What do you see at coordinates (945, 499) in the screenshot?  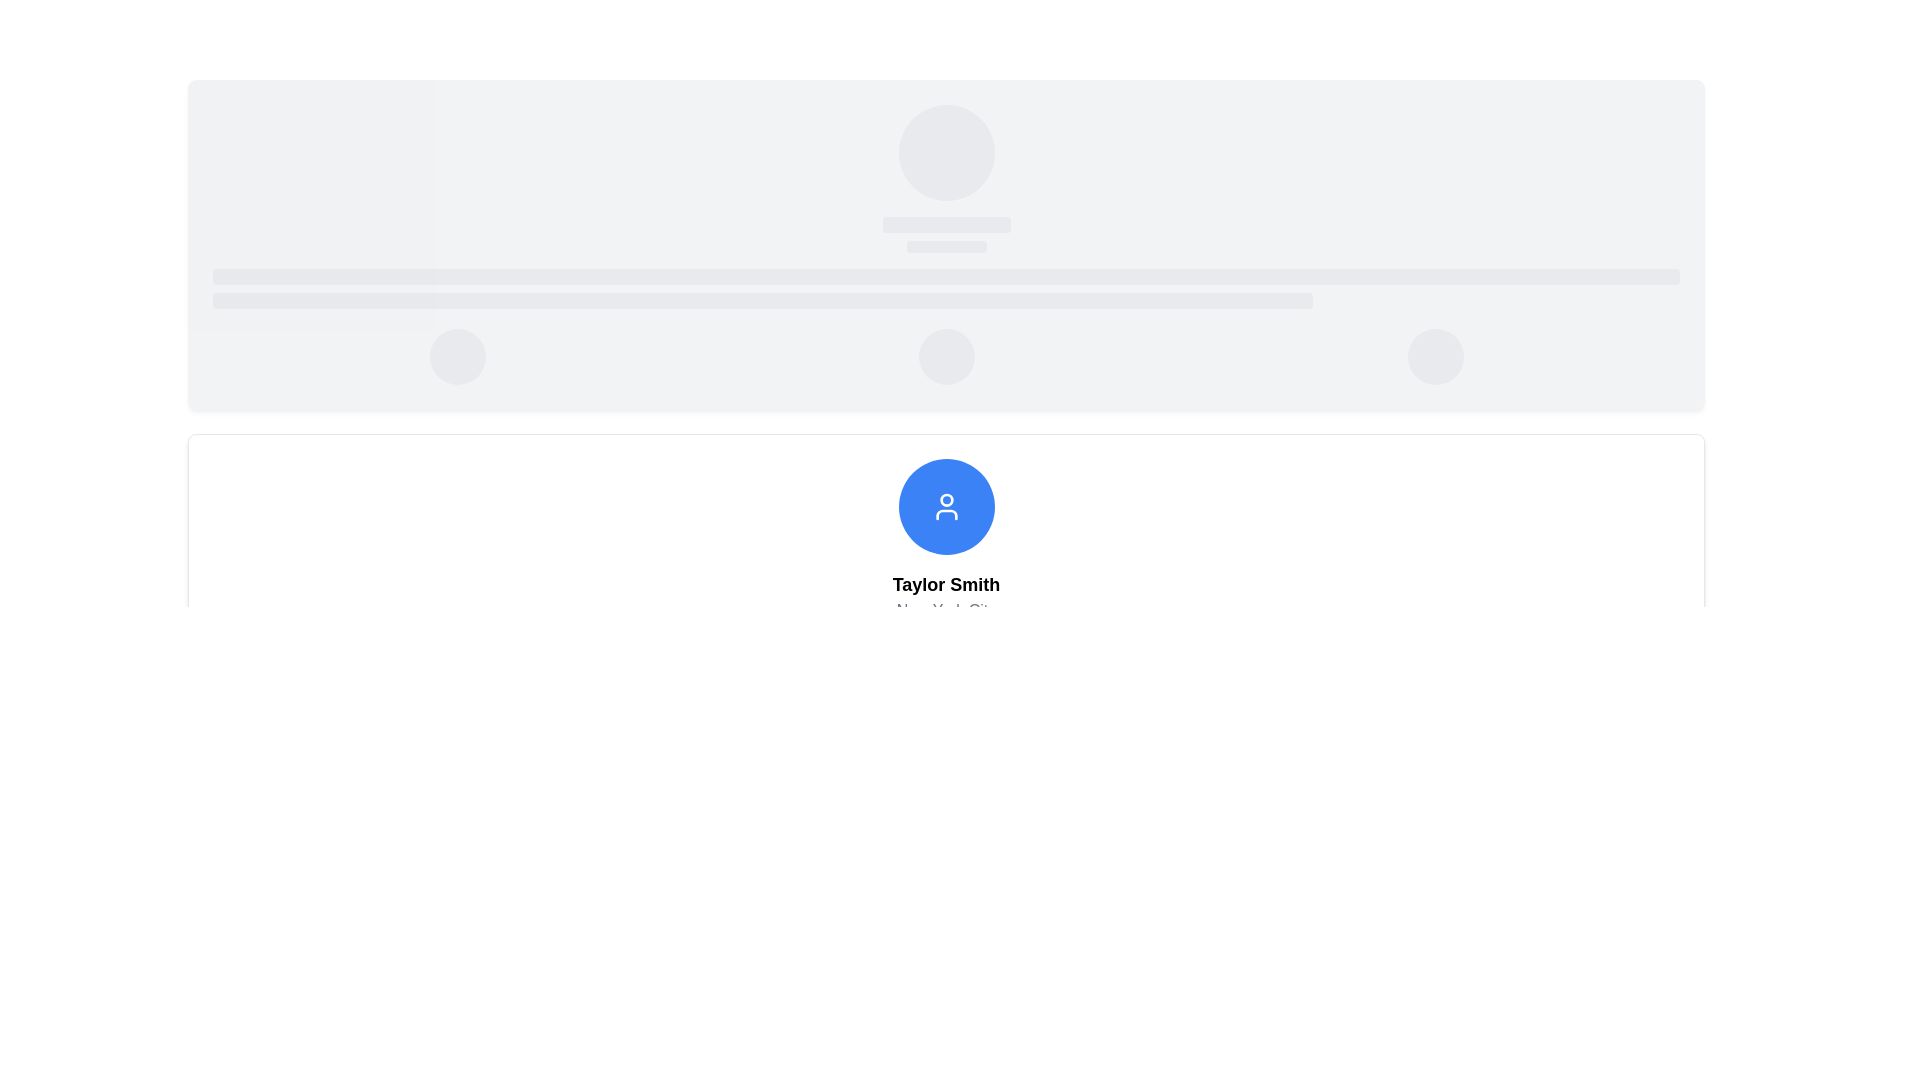 I see `upper circular component of the SVG user icon graphic, which represents the user's head` at bounding box center [945, 499].